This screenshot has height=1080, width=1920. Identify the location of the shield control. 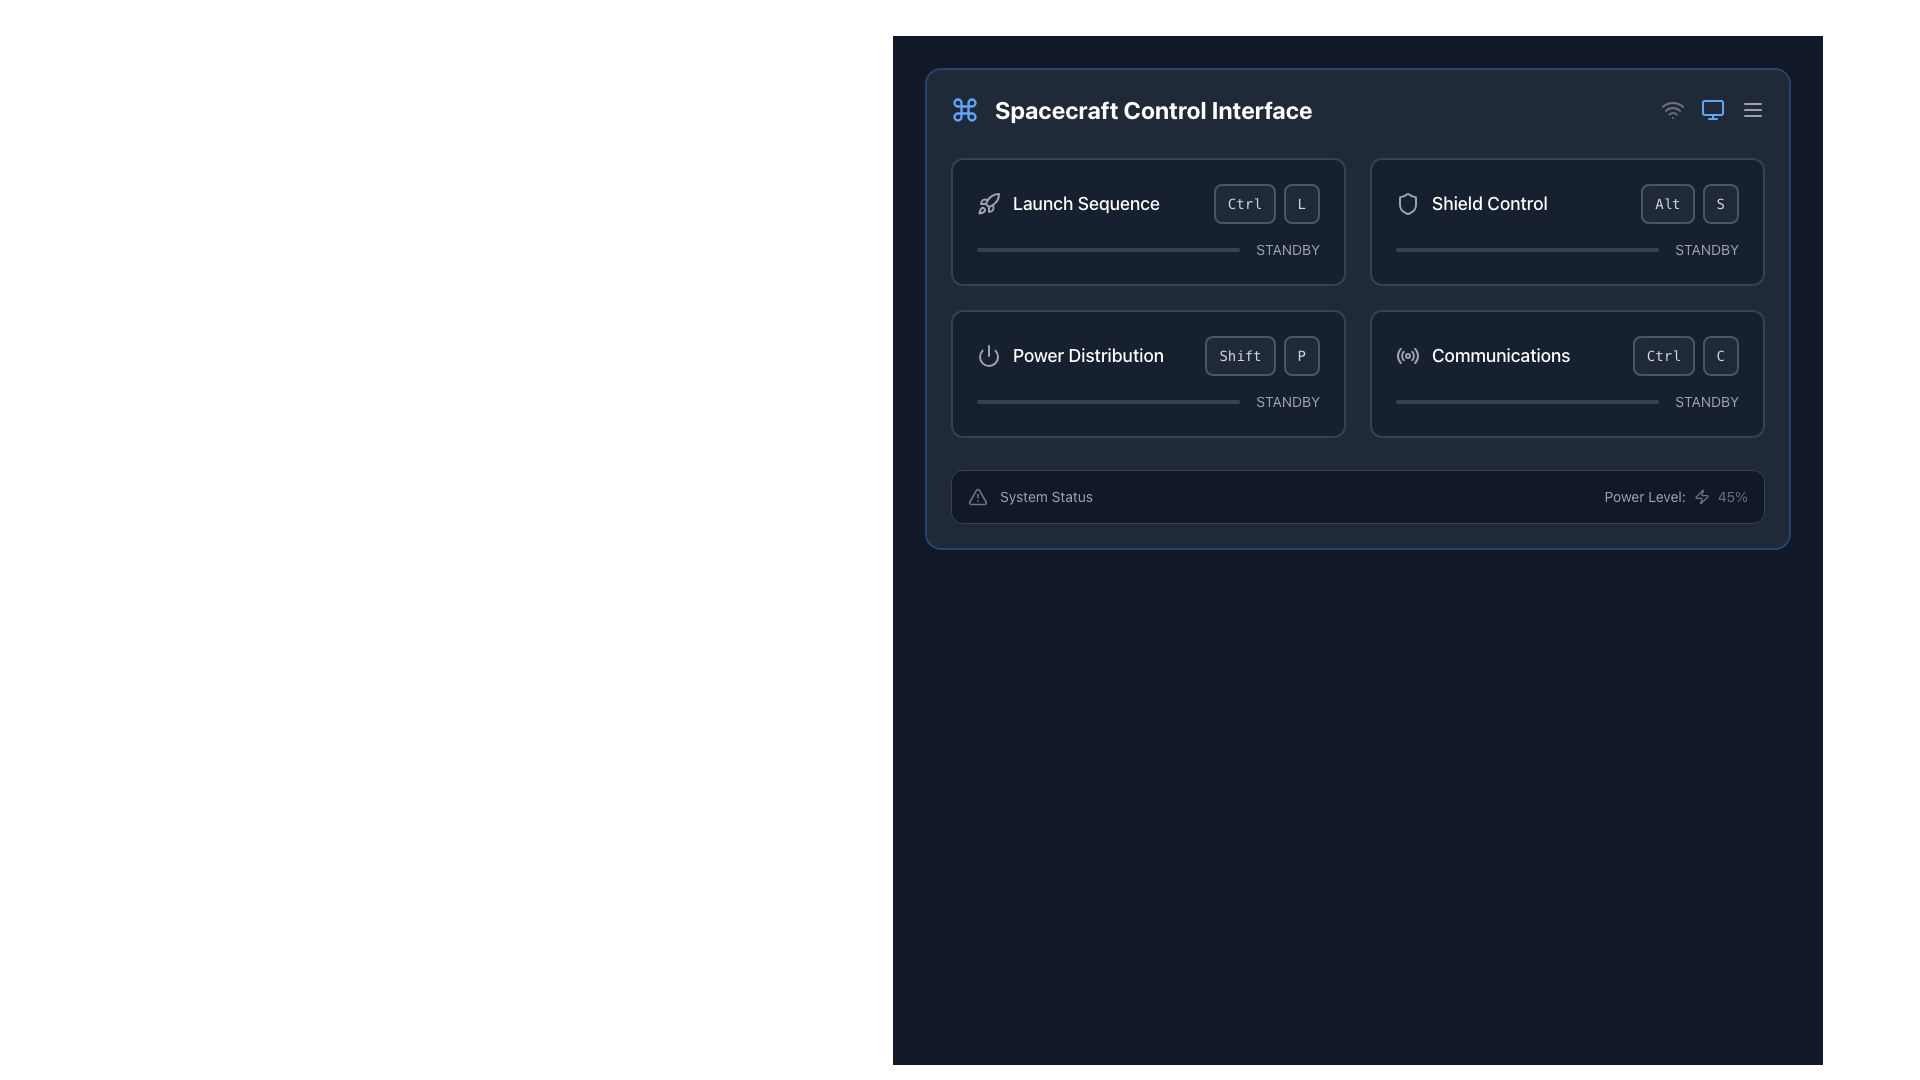
(1537, 249).